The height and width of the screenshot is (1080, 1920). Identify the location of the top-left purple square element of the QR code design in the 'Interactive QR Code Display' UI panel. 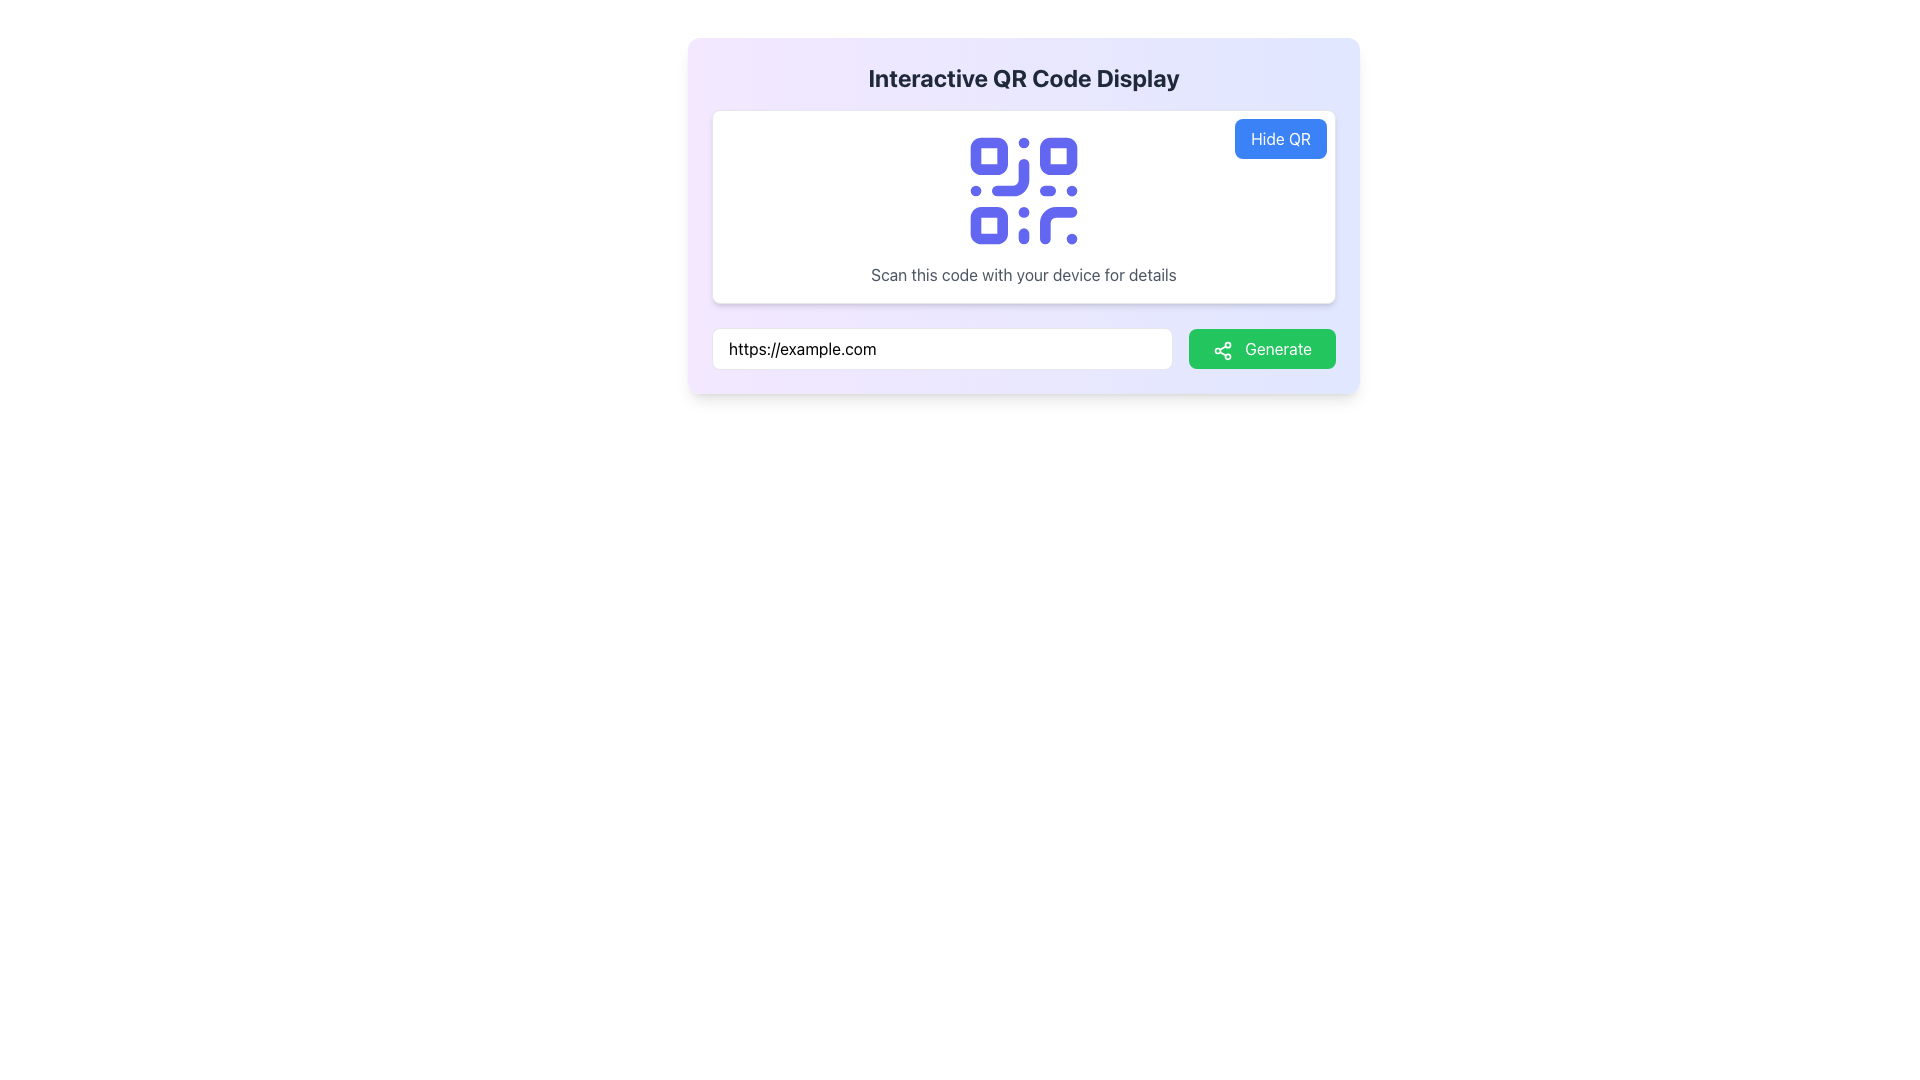
(989, 155).